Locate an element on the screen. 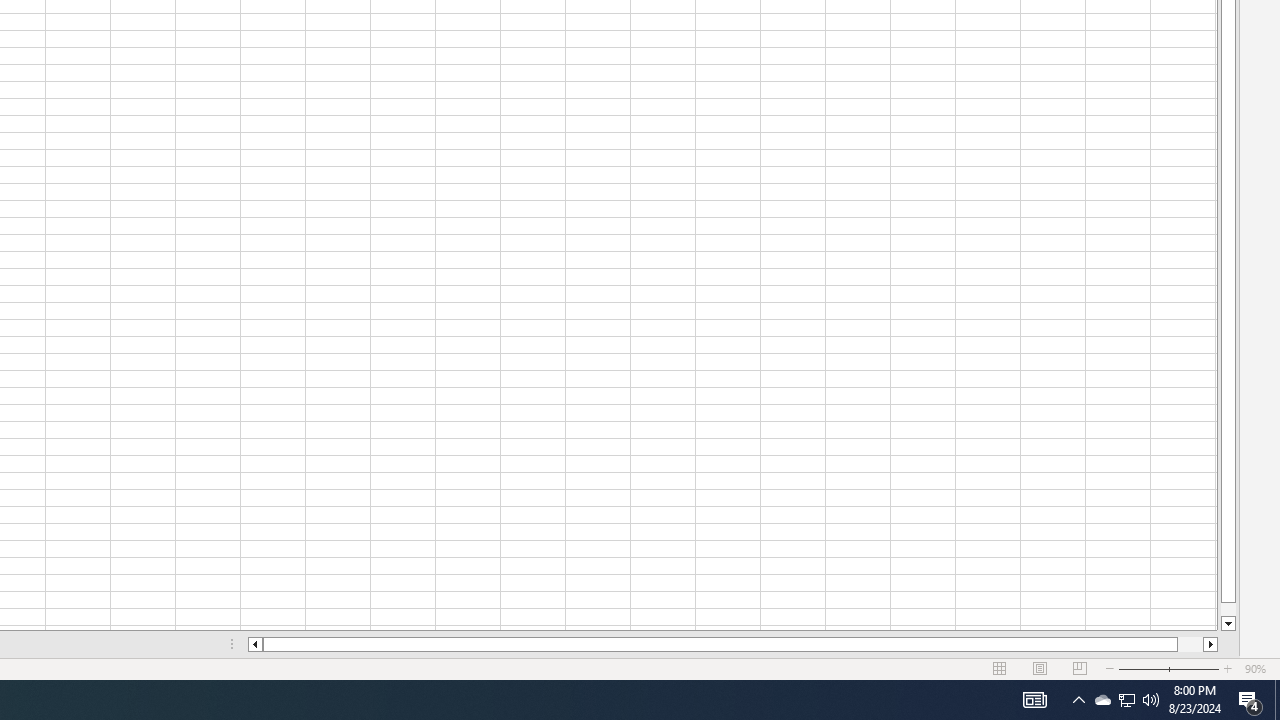 Image resolution: width=1280 pixels, height=720 pixels. 'Page down' is located at coordinates (1227, 608).